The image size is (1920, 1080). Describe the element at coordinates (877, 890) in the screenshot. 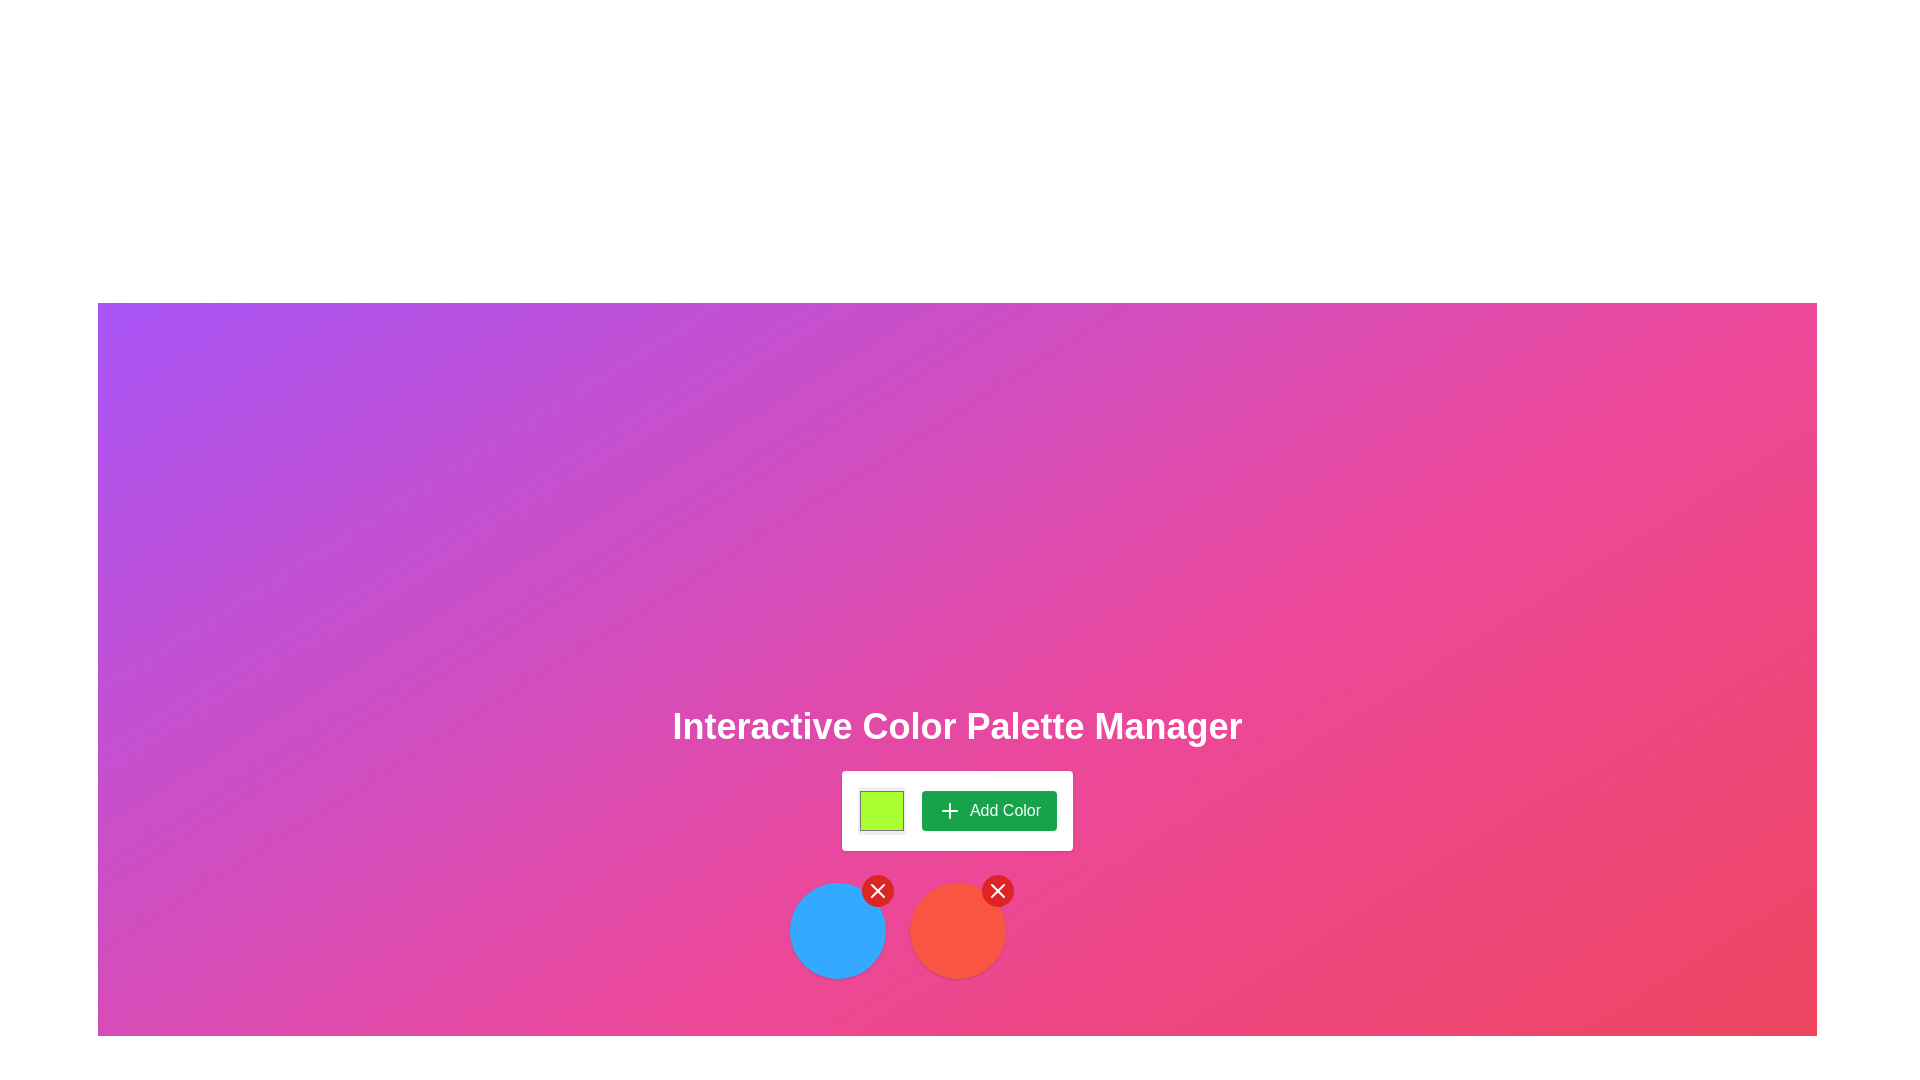

I see `the close button located at the top-right corner of the circular component with a blue background` at that location.